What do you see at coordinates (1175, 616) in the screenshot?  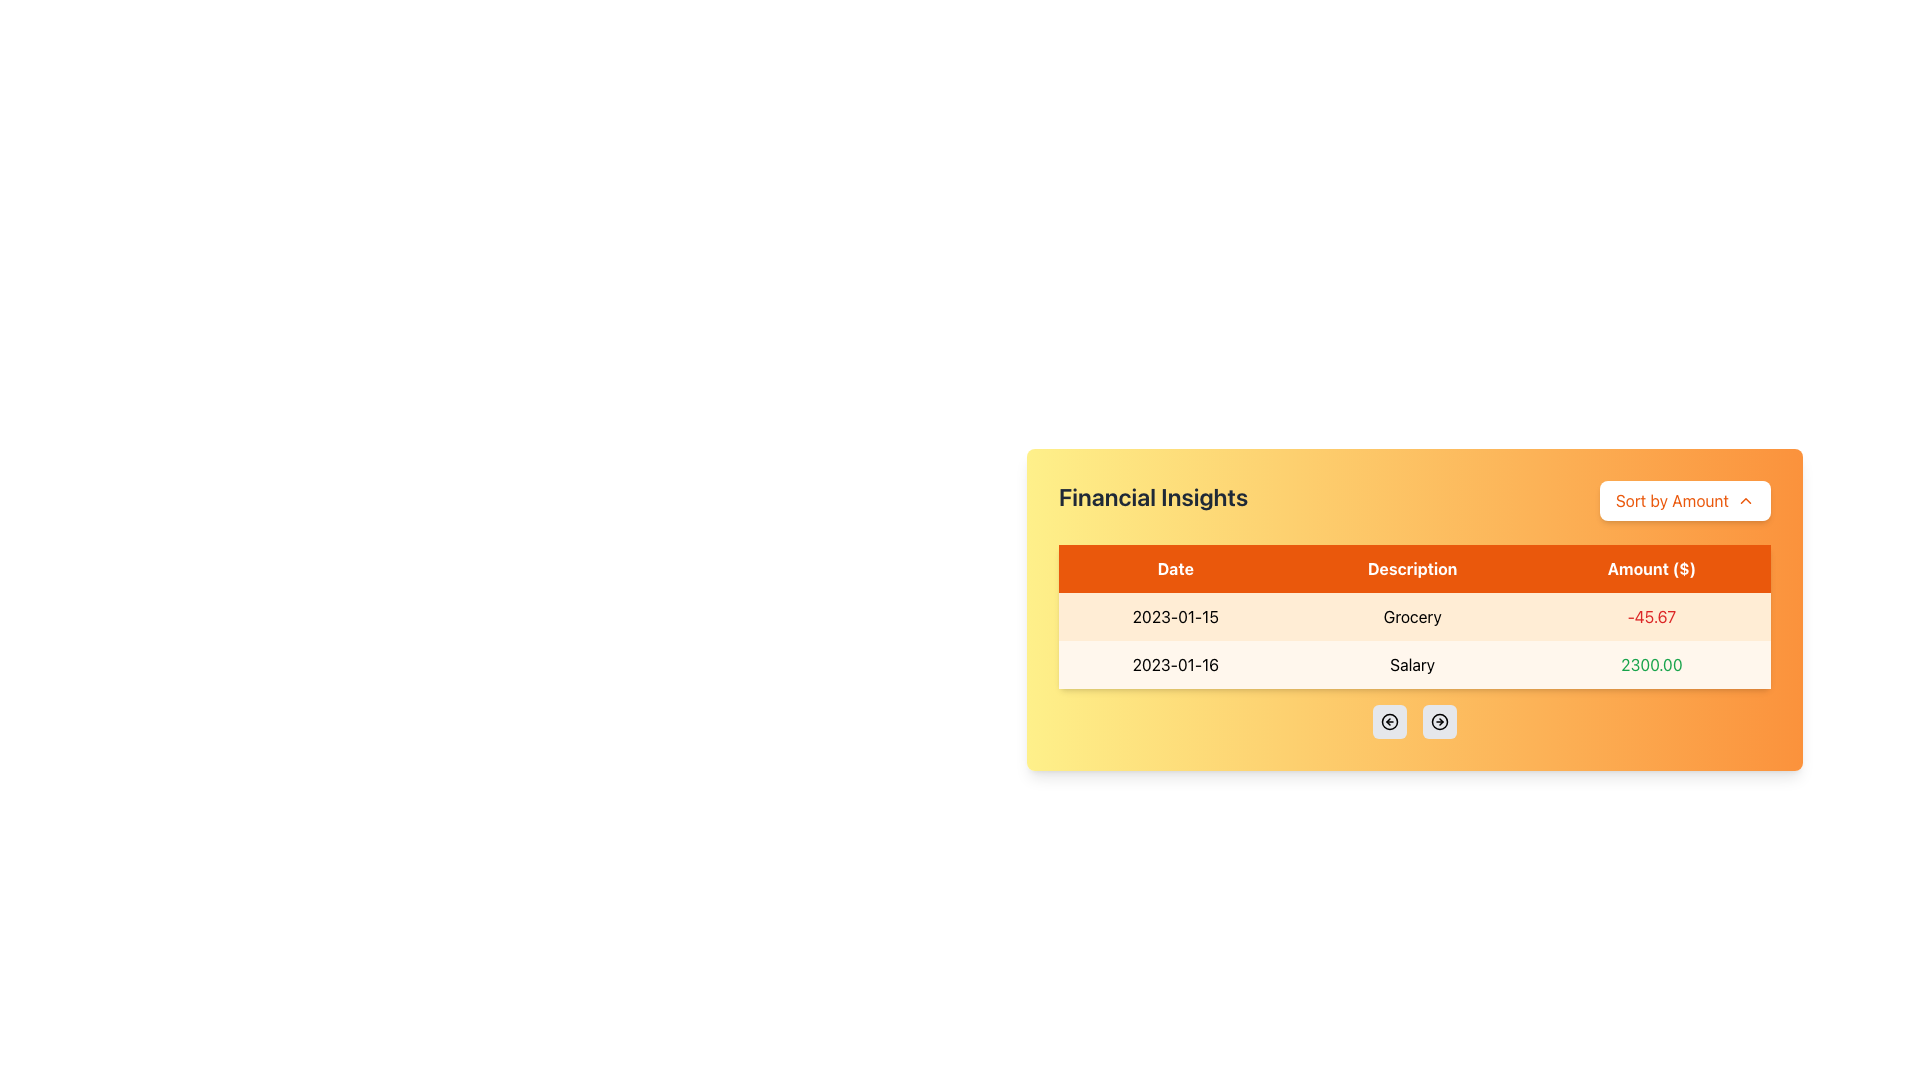 I see `the text element displaying '2023-01-15' in the 'Date' column of the table, which is styled in bold black sans-serif font on a light orange background` at bounding box center [1175, 616].